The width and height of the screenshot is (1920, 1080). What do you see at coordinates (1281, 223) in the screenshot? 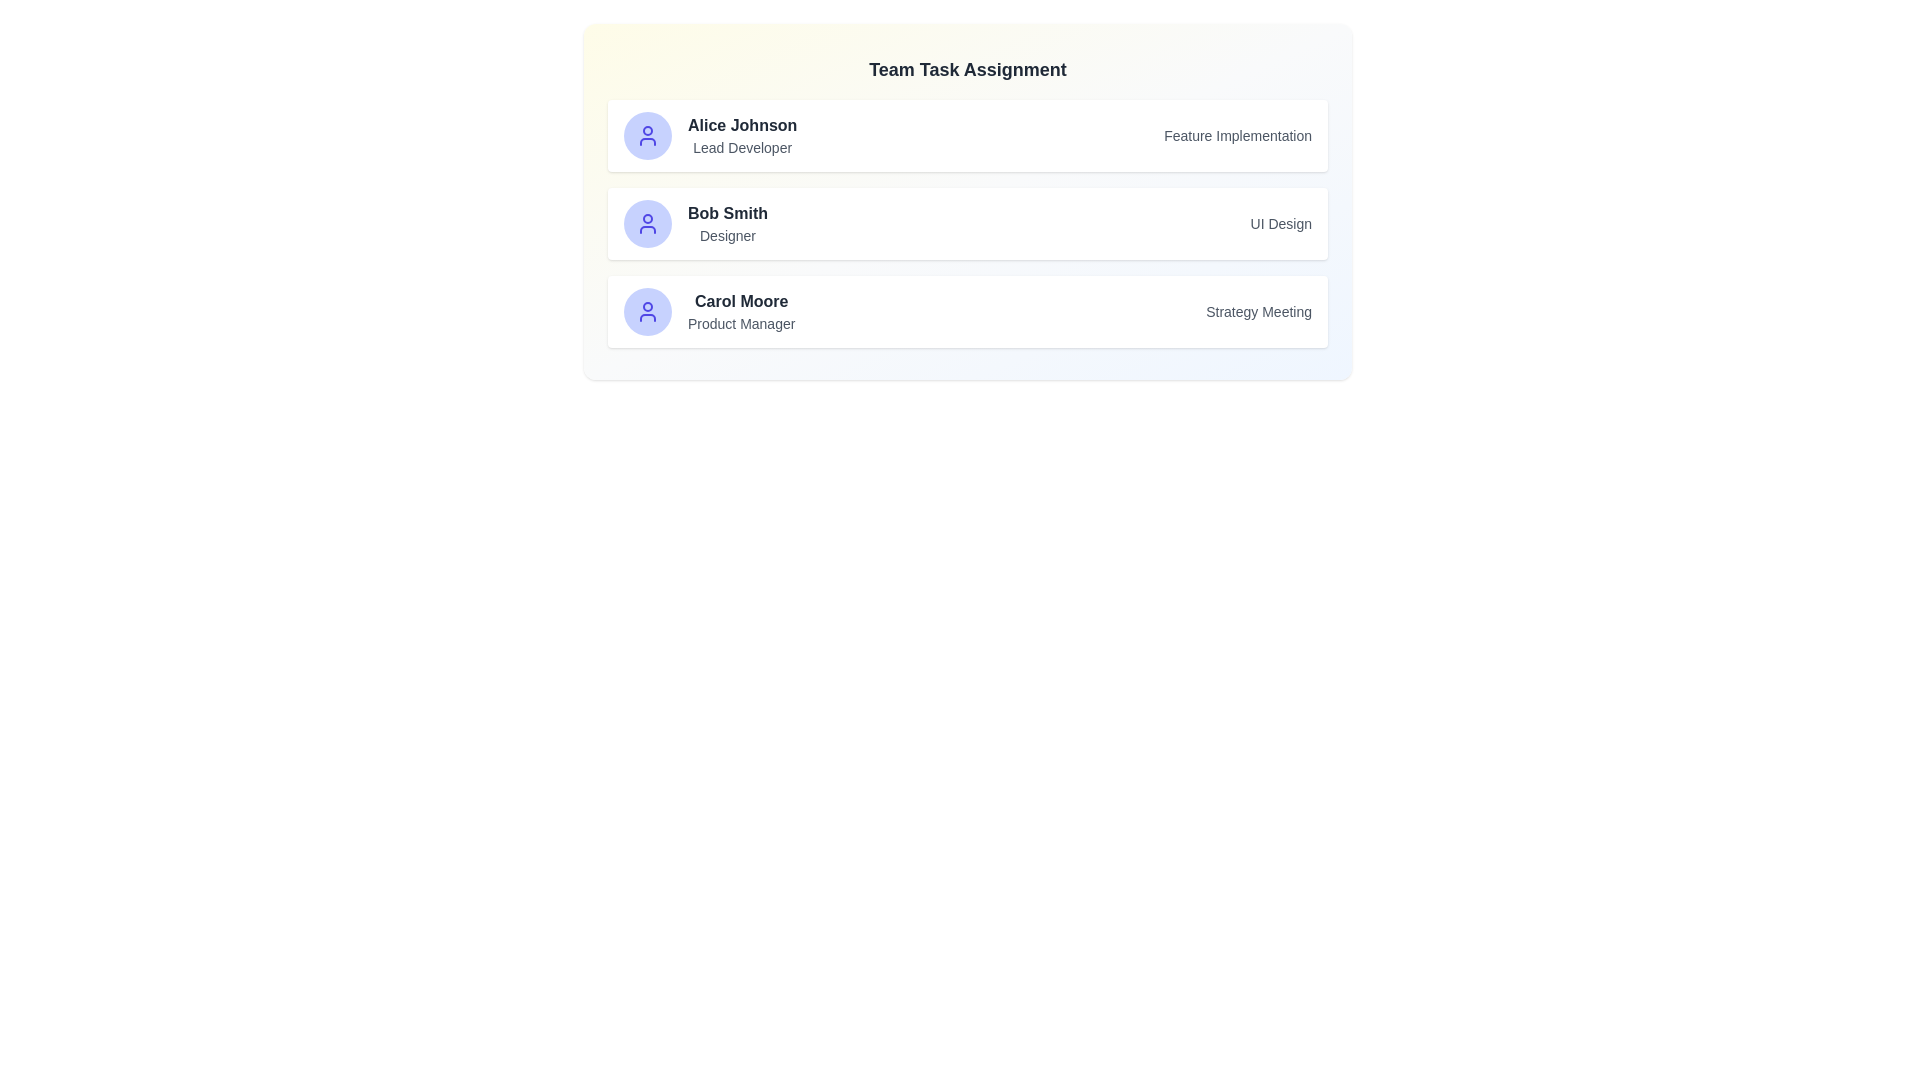
I see `the text label that reads 'UI Design', which is styled in small gray font and is located in the bottom-right corner of the task assignation block for 'Bob Smith'` at bounding box center [1281, 223].